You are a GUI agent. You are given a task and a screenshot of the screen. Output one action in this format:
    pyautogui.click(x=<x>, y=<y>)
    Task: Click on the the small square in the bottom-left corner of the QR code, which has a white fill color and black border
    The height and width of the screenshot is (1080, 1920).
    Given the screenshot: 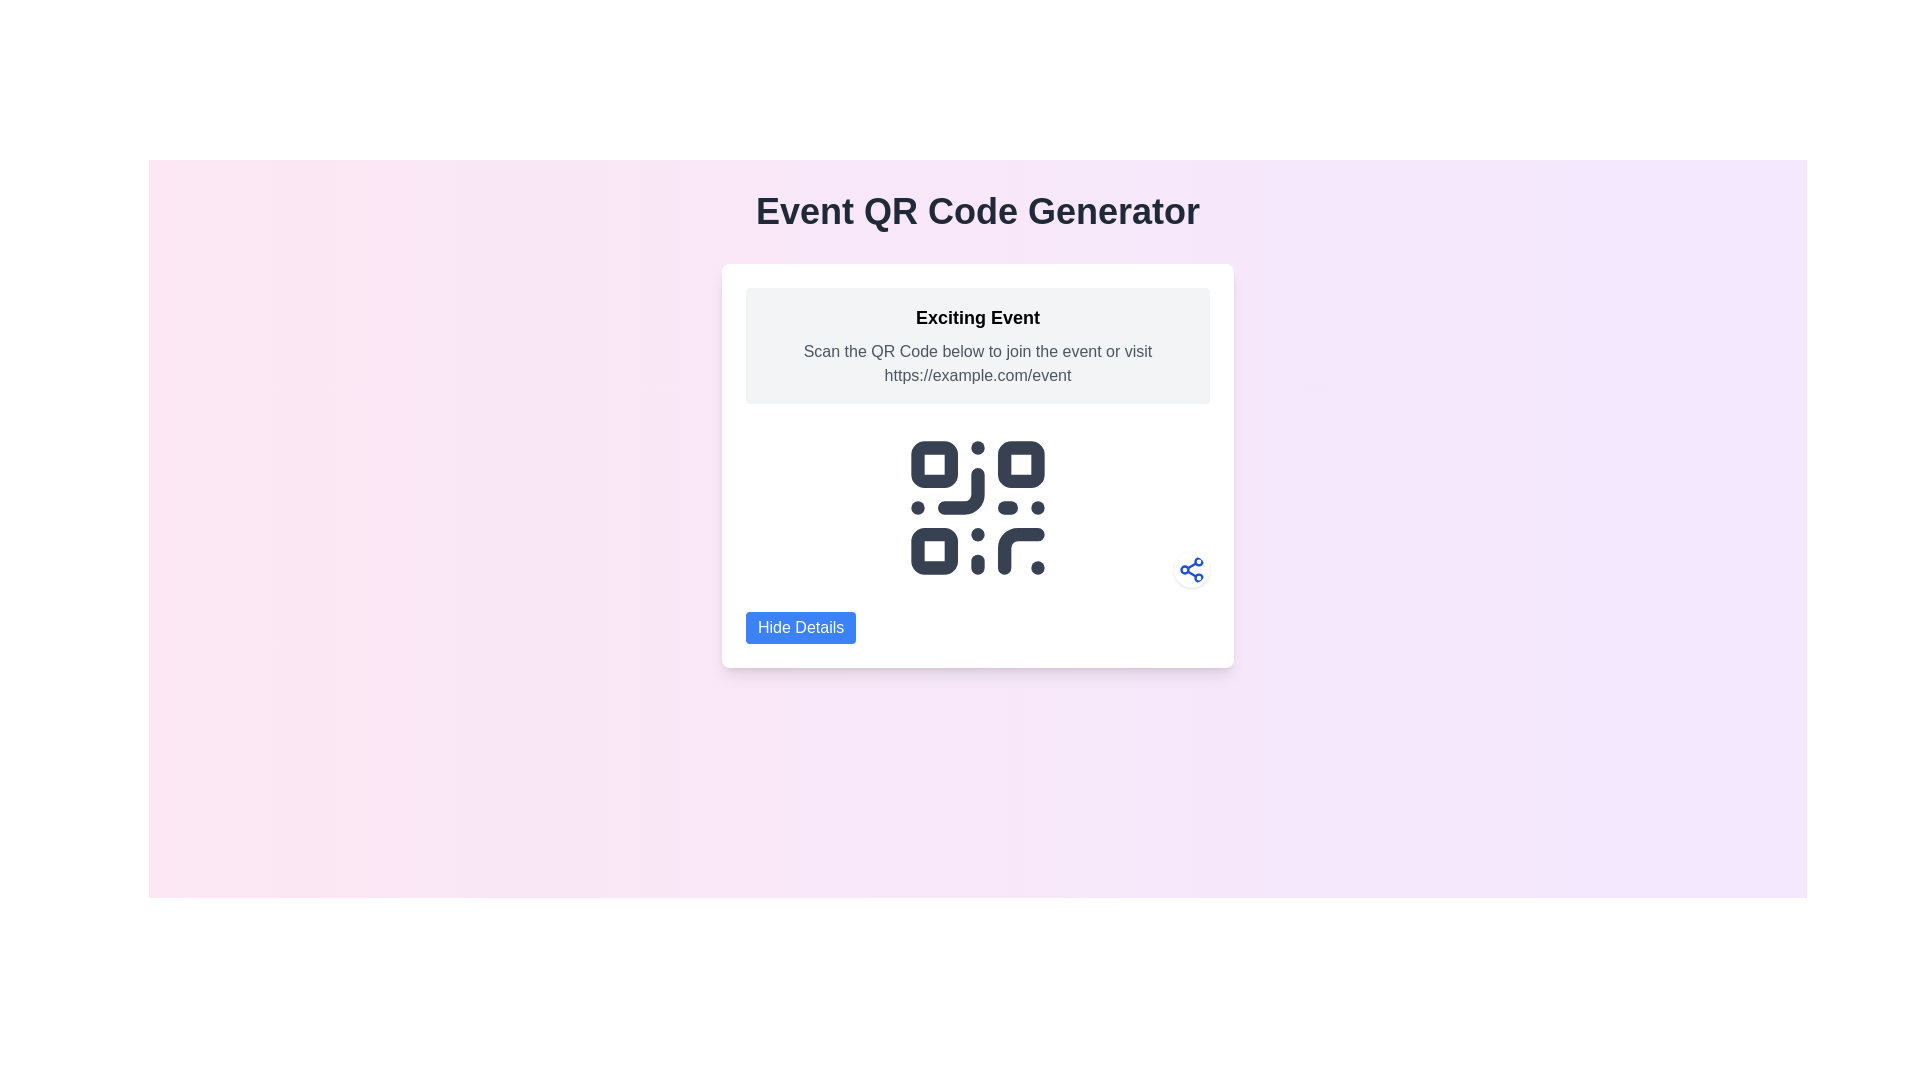 What is the action you would take?
    pyautogui.click(x=933, y=551)
    